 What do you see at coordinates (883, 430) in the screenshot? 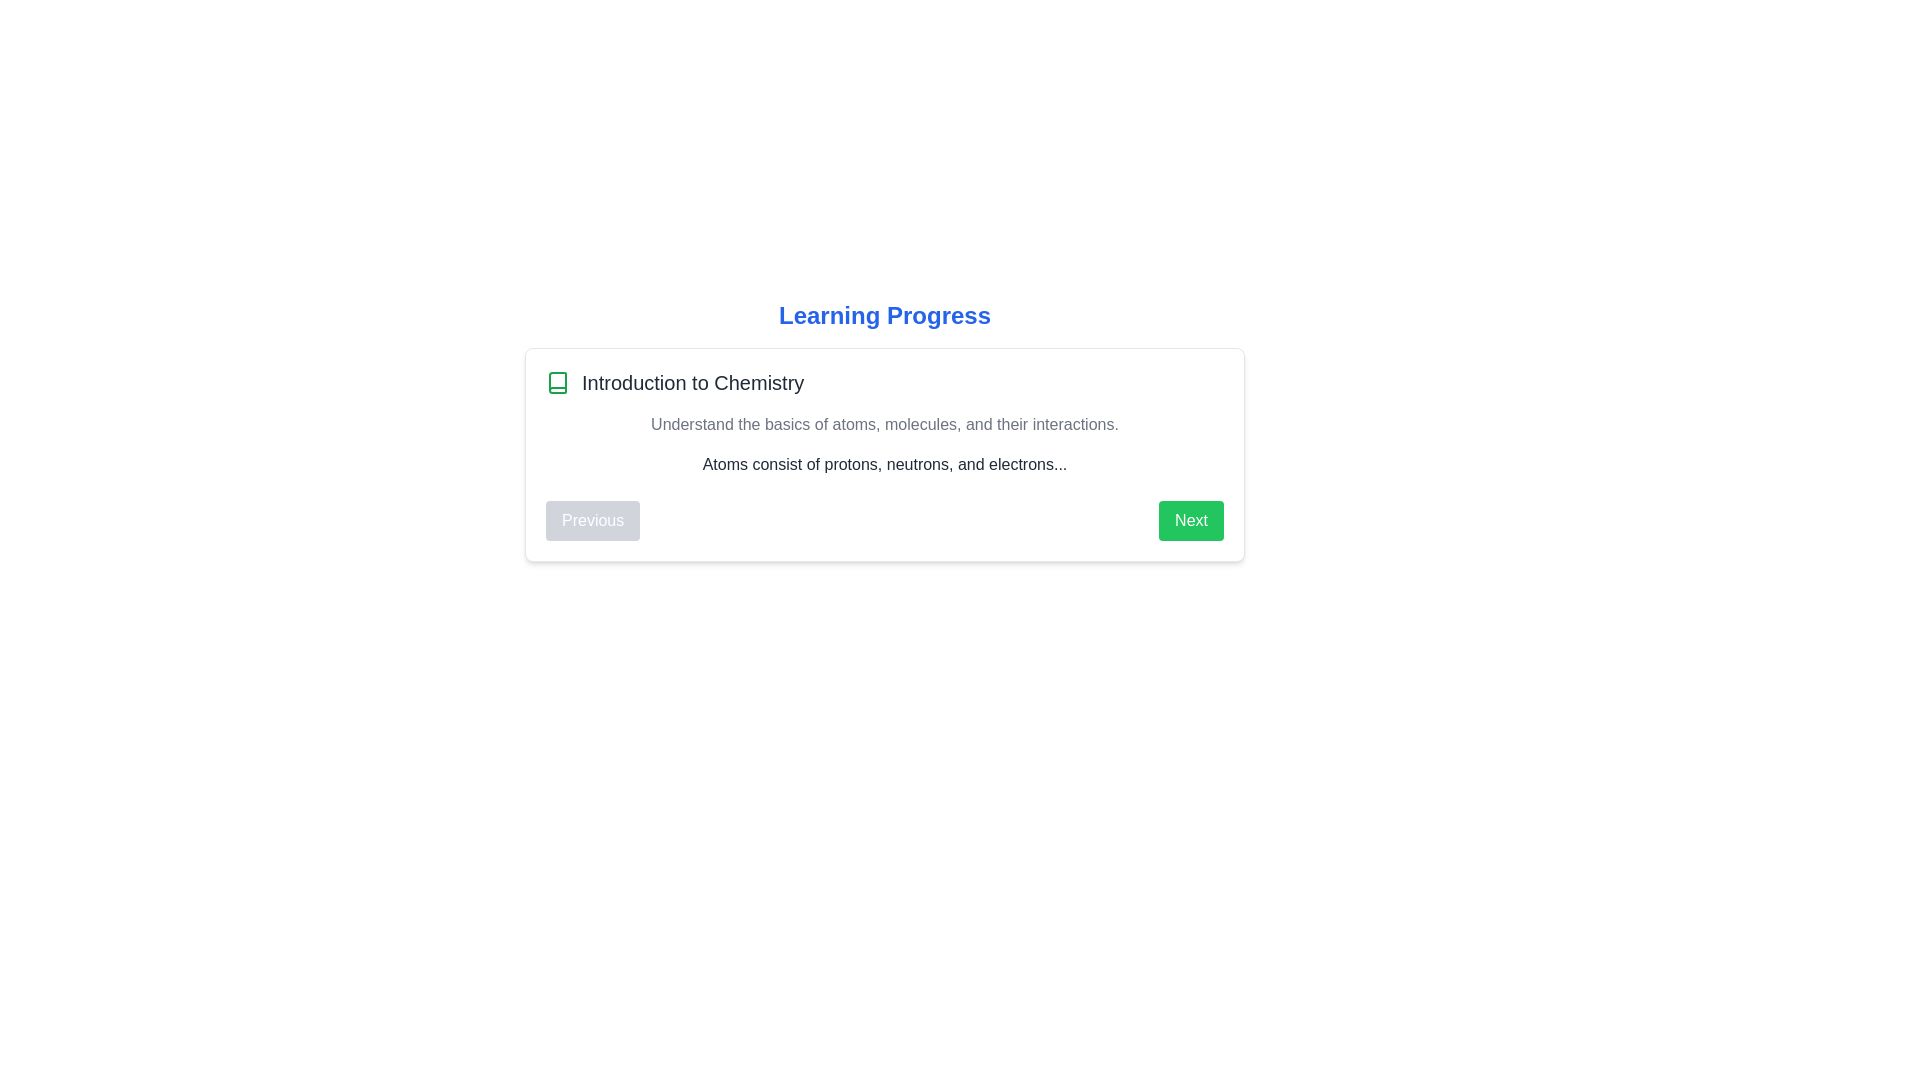
I see `displayed information from the 'Learning Progress' section which includes the title, subtitle, and navigational buttons` at bounding box center [883, 430].